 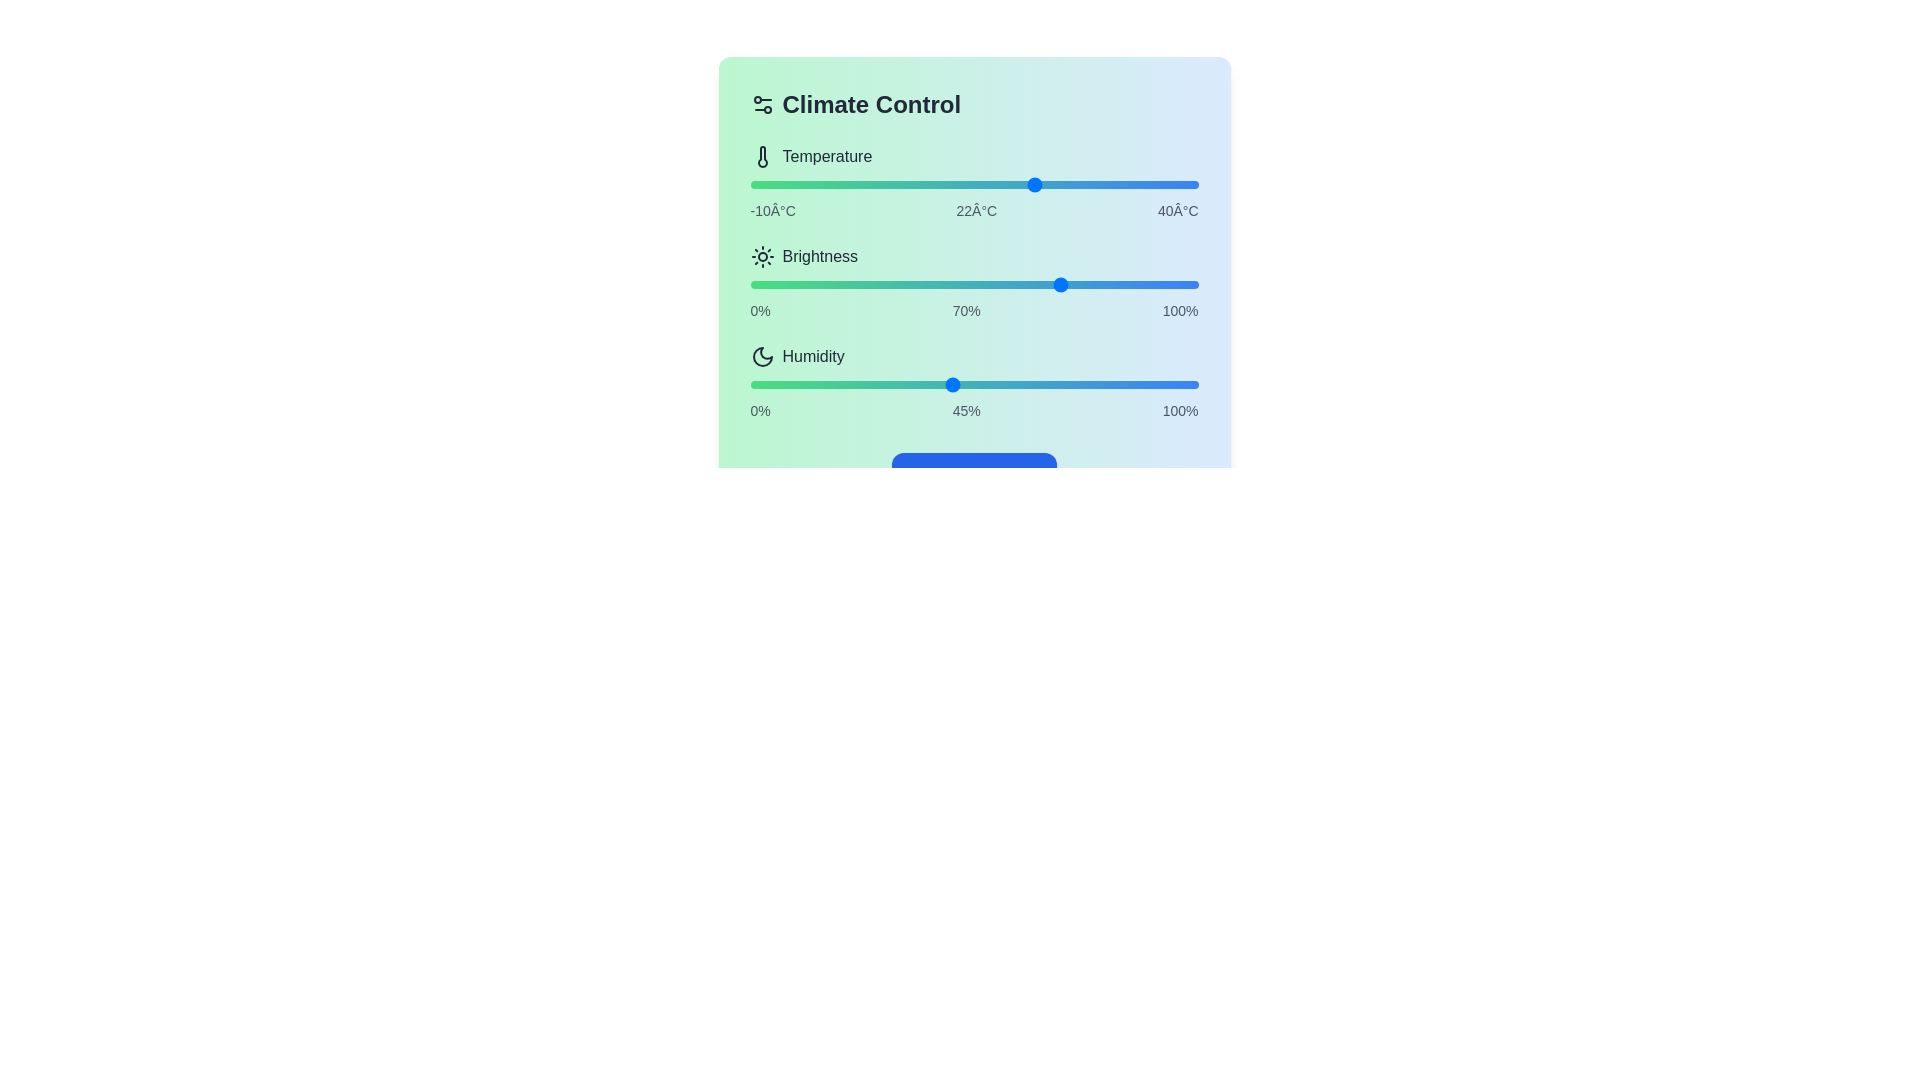 What do you see at coordinates (976, 211) in the screenshot?
I see `the temperature display text label located centrally in the climate control interface, which shows the current temperature value` at bounding box center [976, 211].